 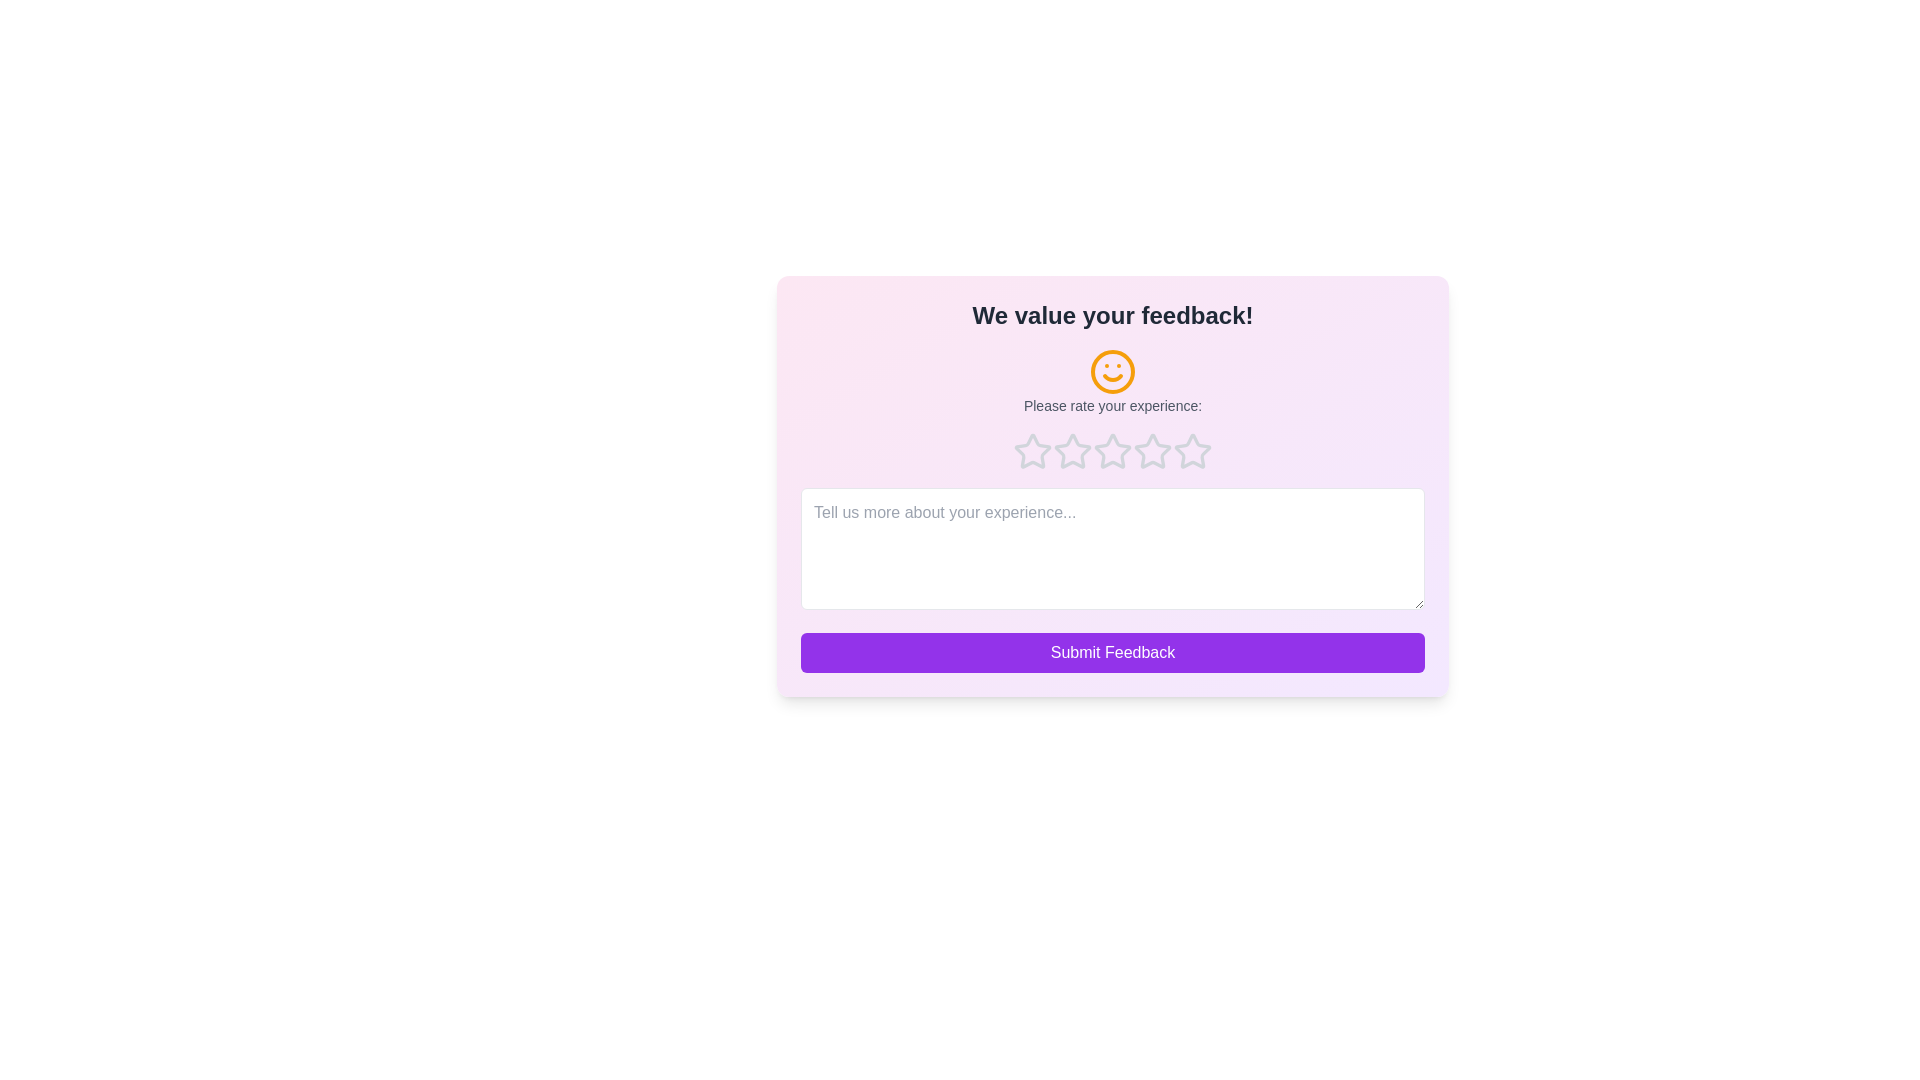 I want to click on the fourth star icon in the rating system, so click(x=1152, y=451).